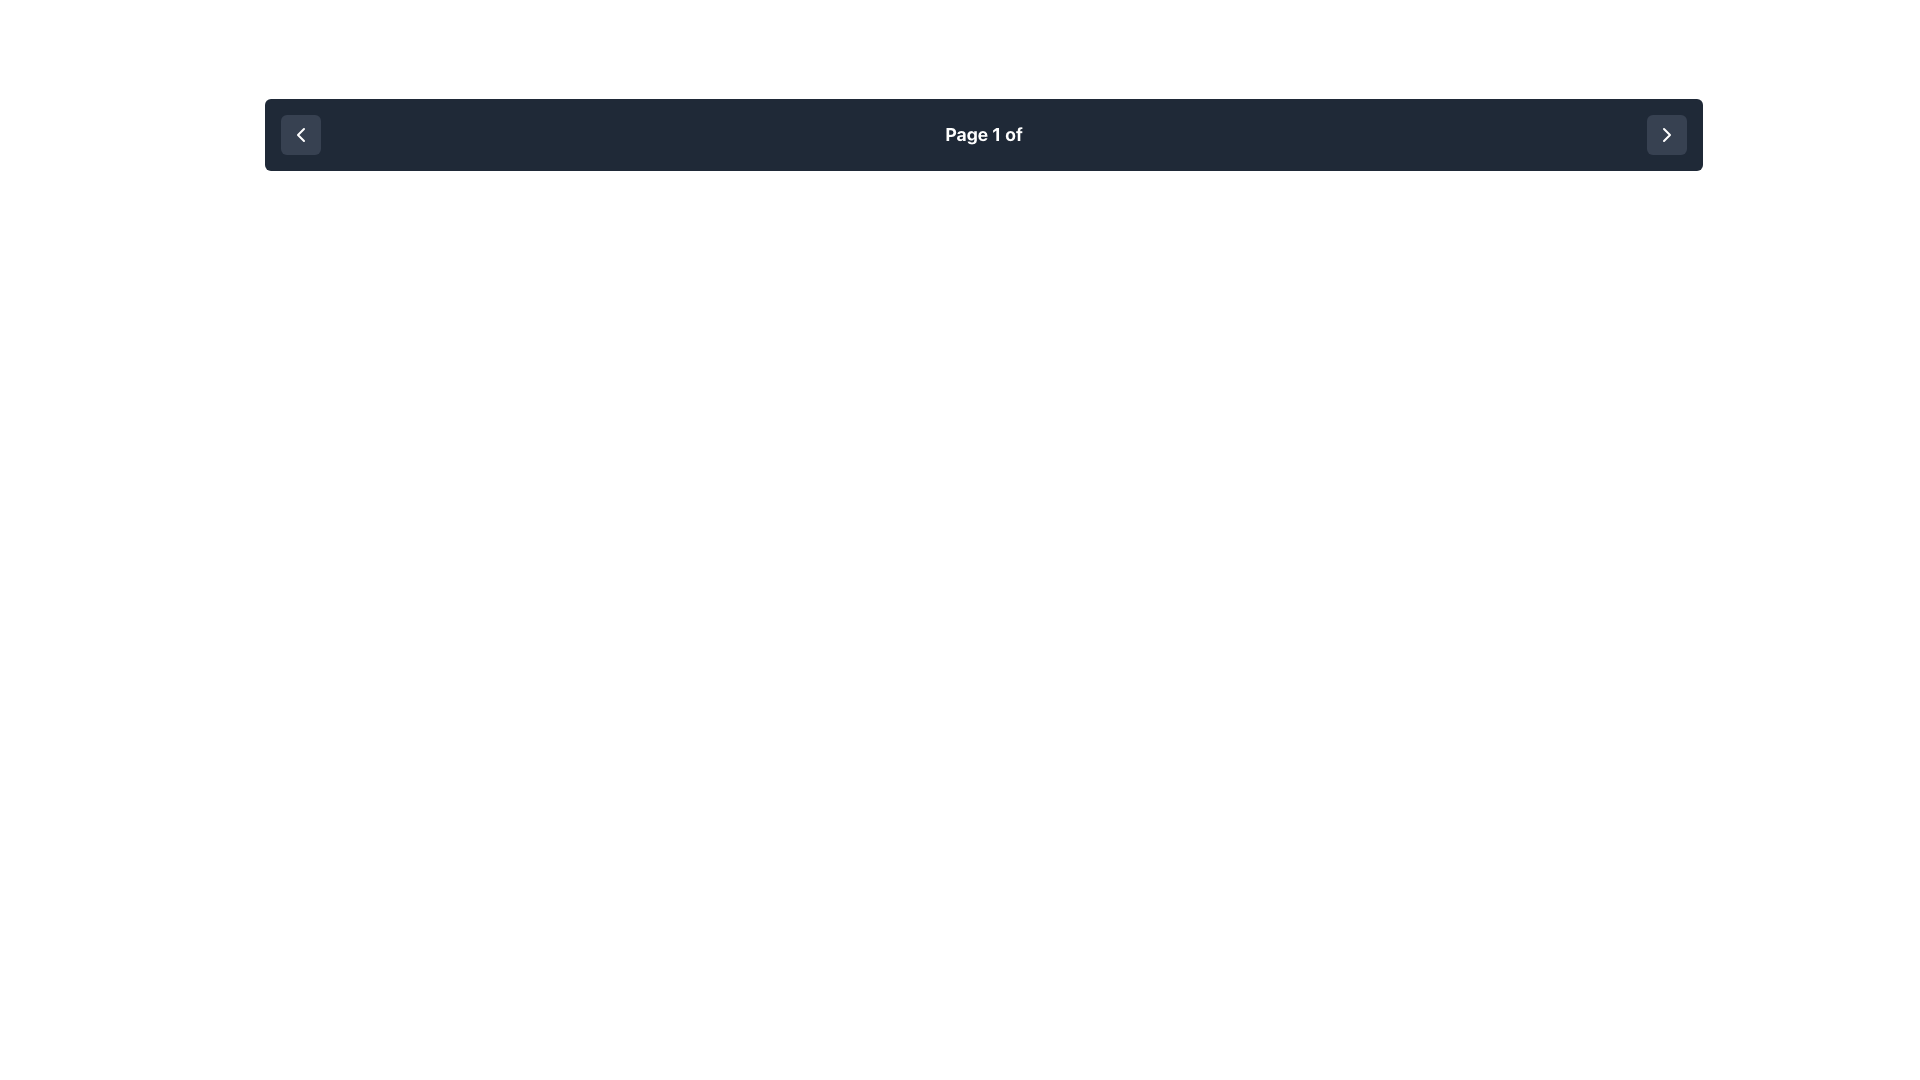 This screenshot has height=1080, width=1920. I want to click on the leftwards pointing arrow icon, which is a minimalist outline styled as a chevron, located on the leftmost side of the header bar, so click(300, 135).